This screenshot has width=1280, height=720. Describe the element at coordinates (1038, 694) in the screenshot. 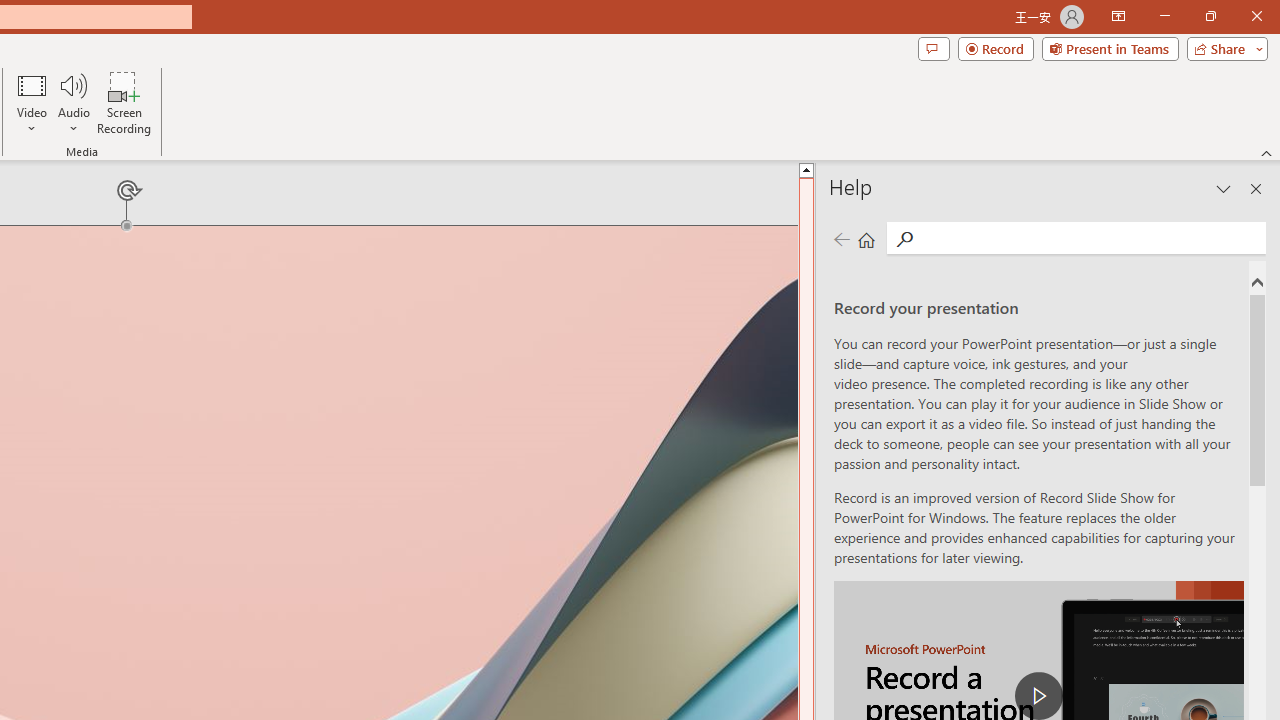

I see `'play Record a Presentation'` at that location.